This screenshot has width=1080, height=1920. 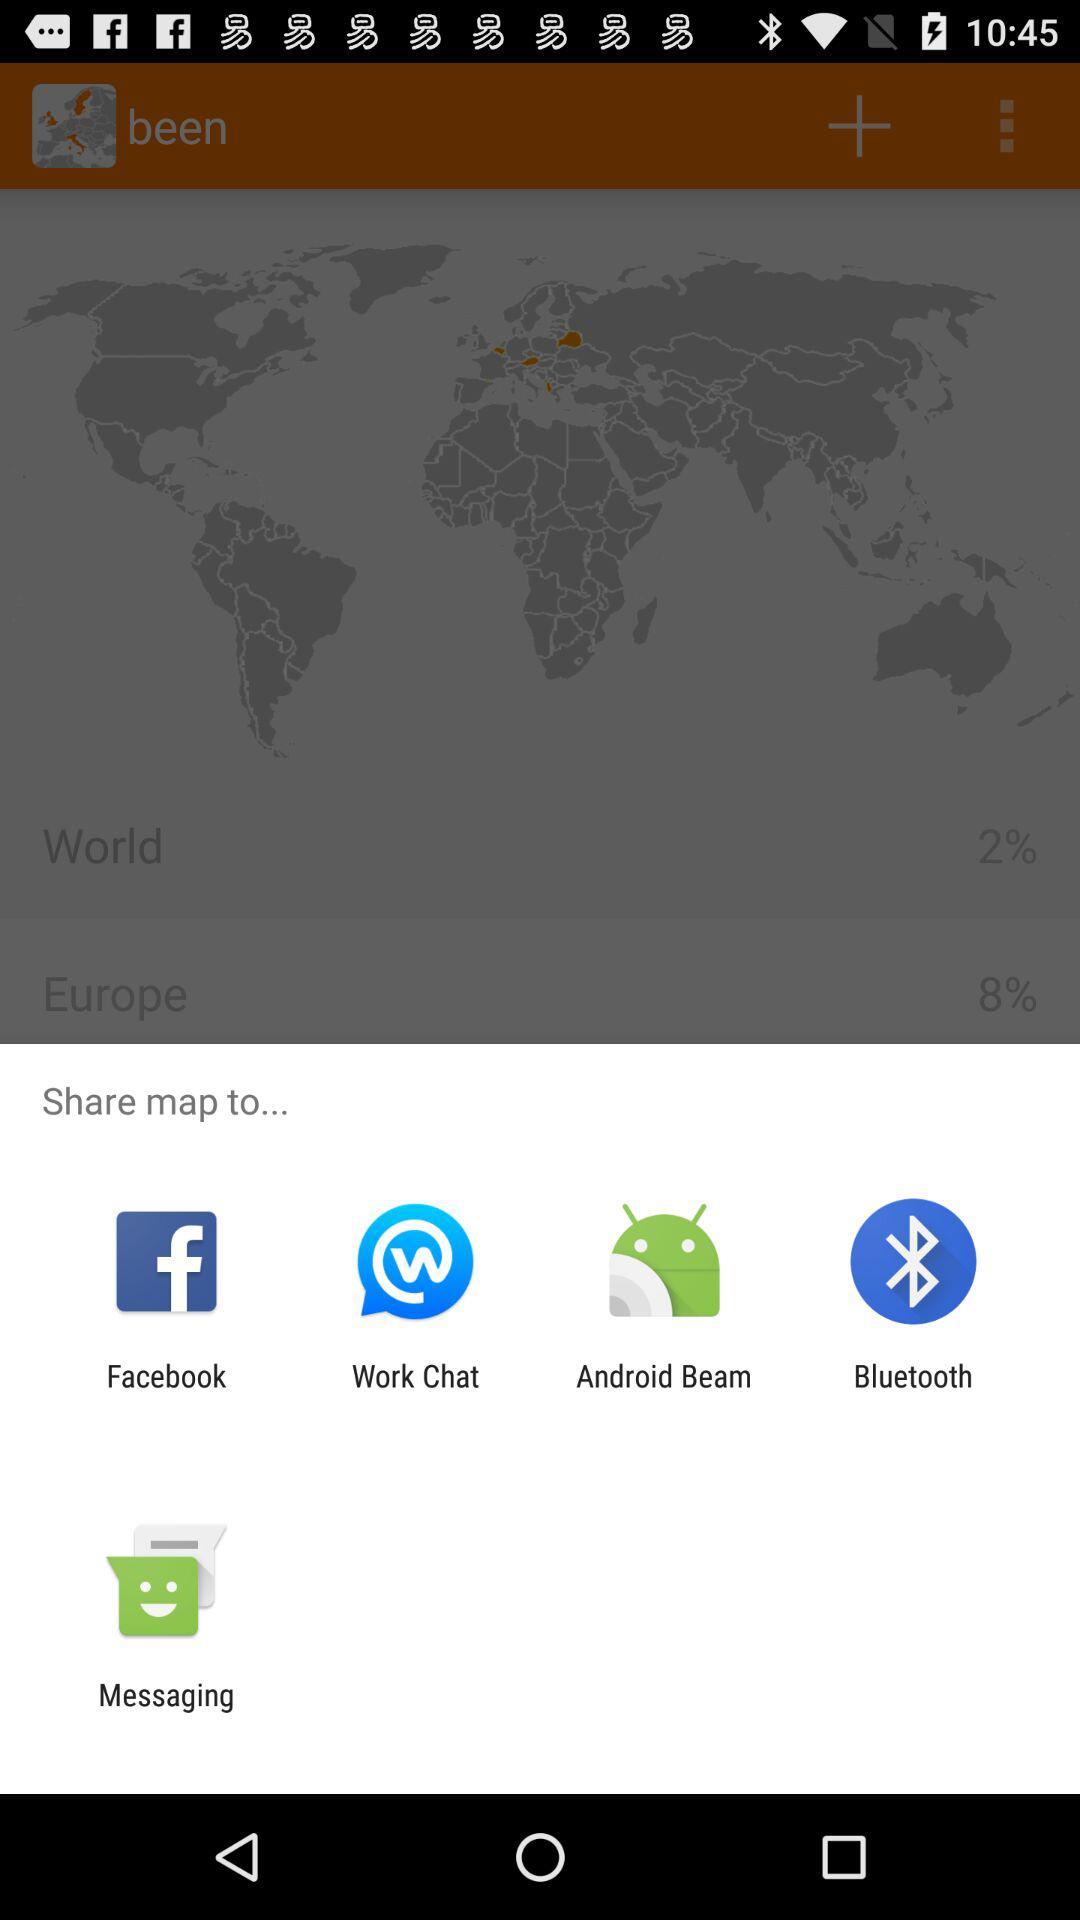 I want to click on app to the right of the work chat item, so click(x=664, y=1392).